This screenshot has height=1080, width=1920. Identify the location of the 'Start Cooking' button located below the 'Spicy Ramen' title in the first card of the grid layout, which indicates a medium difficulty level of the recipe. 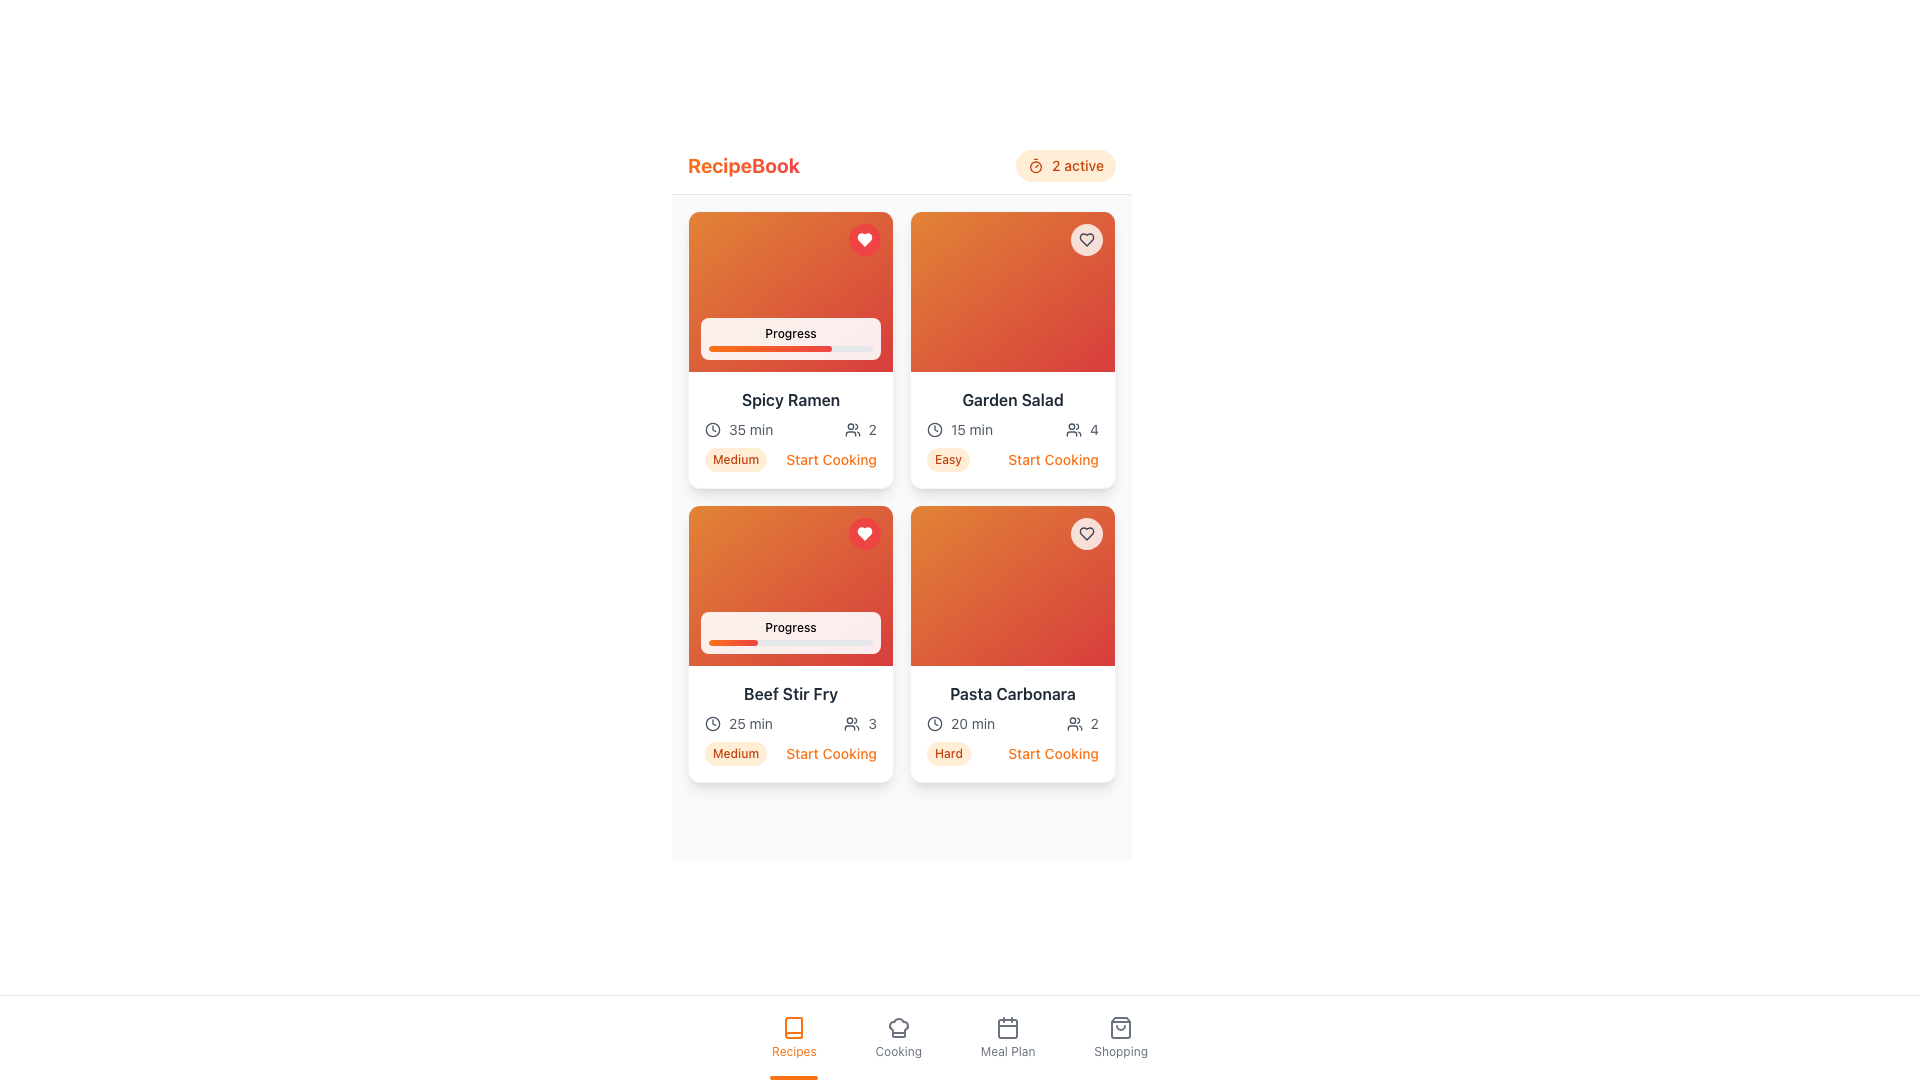
(790, 459).